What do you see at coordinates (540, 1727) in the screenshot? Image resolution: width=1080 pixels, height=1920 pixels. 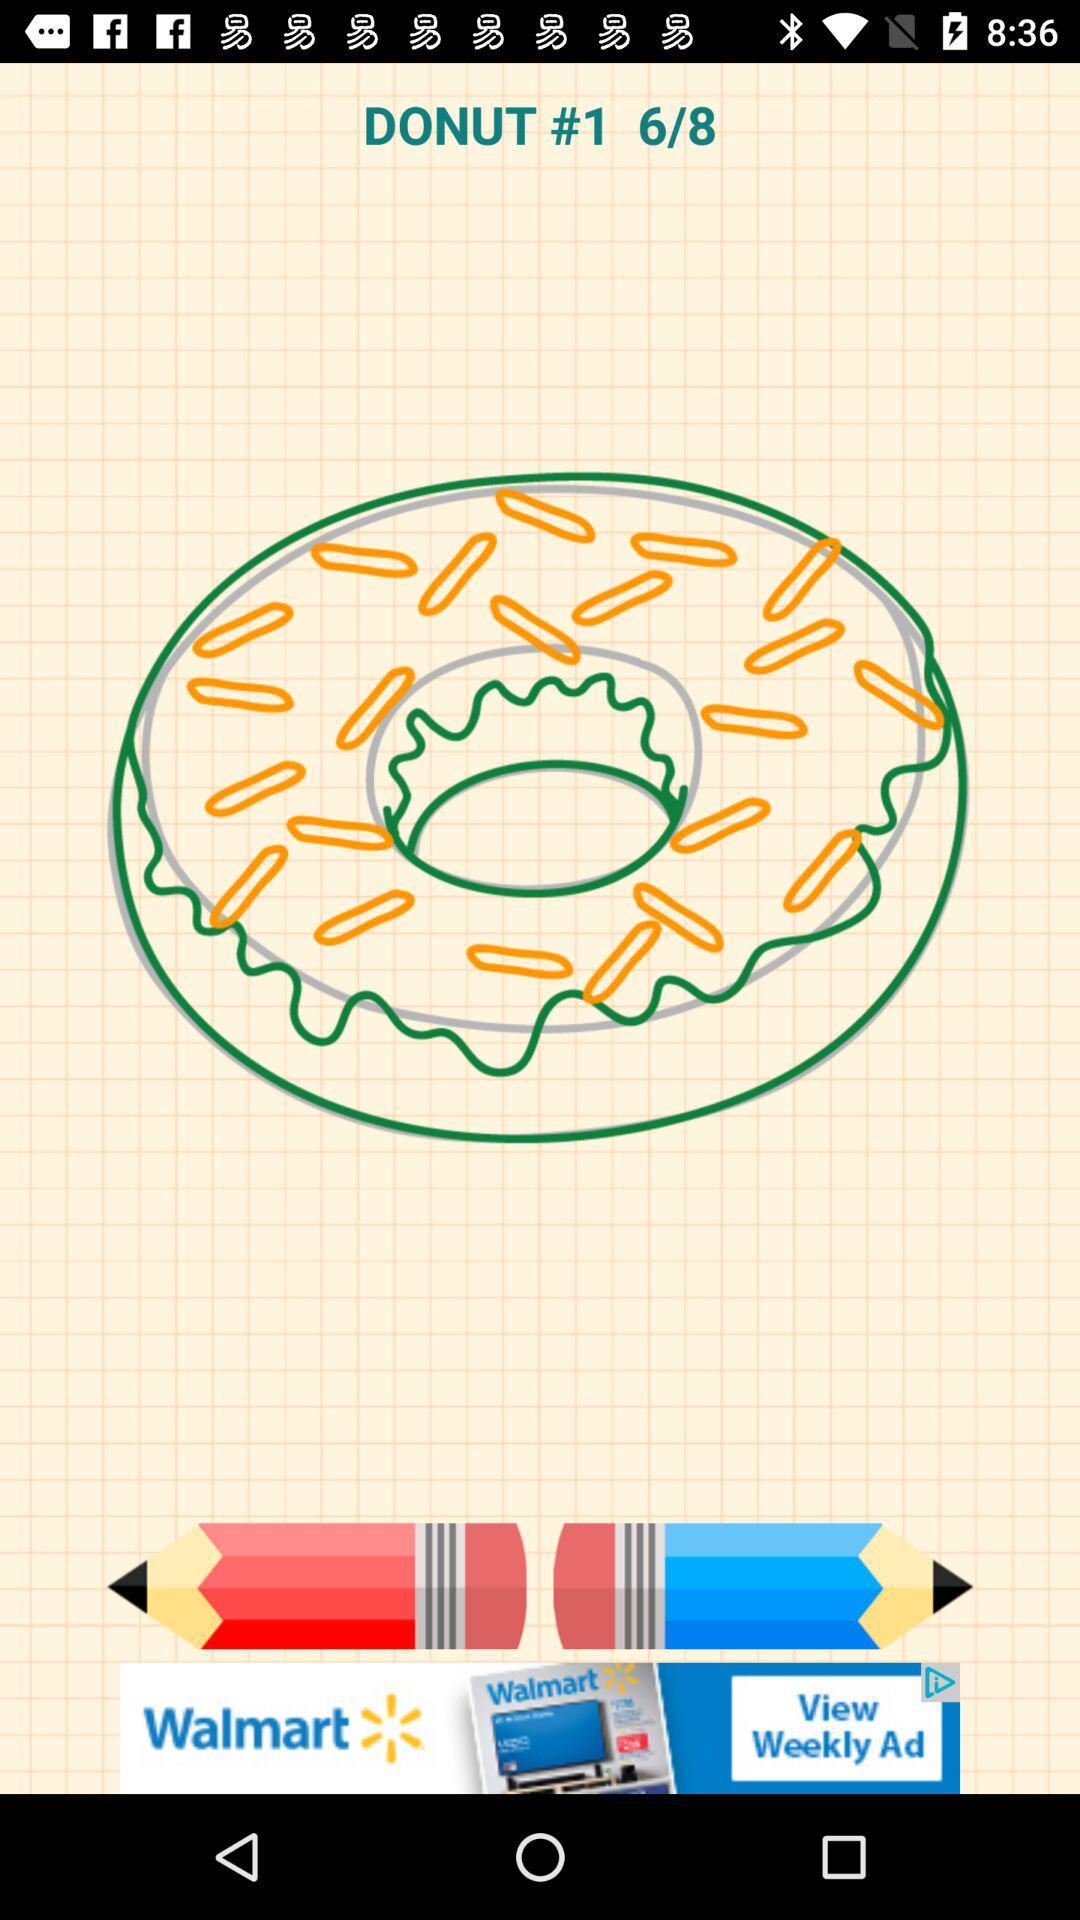 I see `open advertisement` at bounding box center [540, 1727].